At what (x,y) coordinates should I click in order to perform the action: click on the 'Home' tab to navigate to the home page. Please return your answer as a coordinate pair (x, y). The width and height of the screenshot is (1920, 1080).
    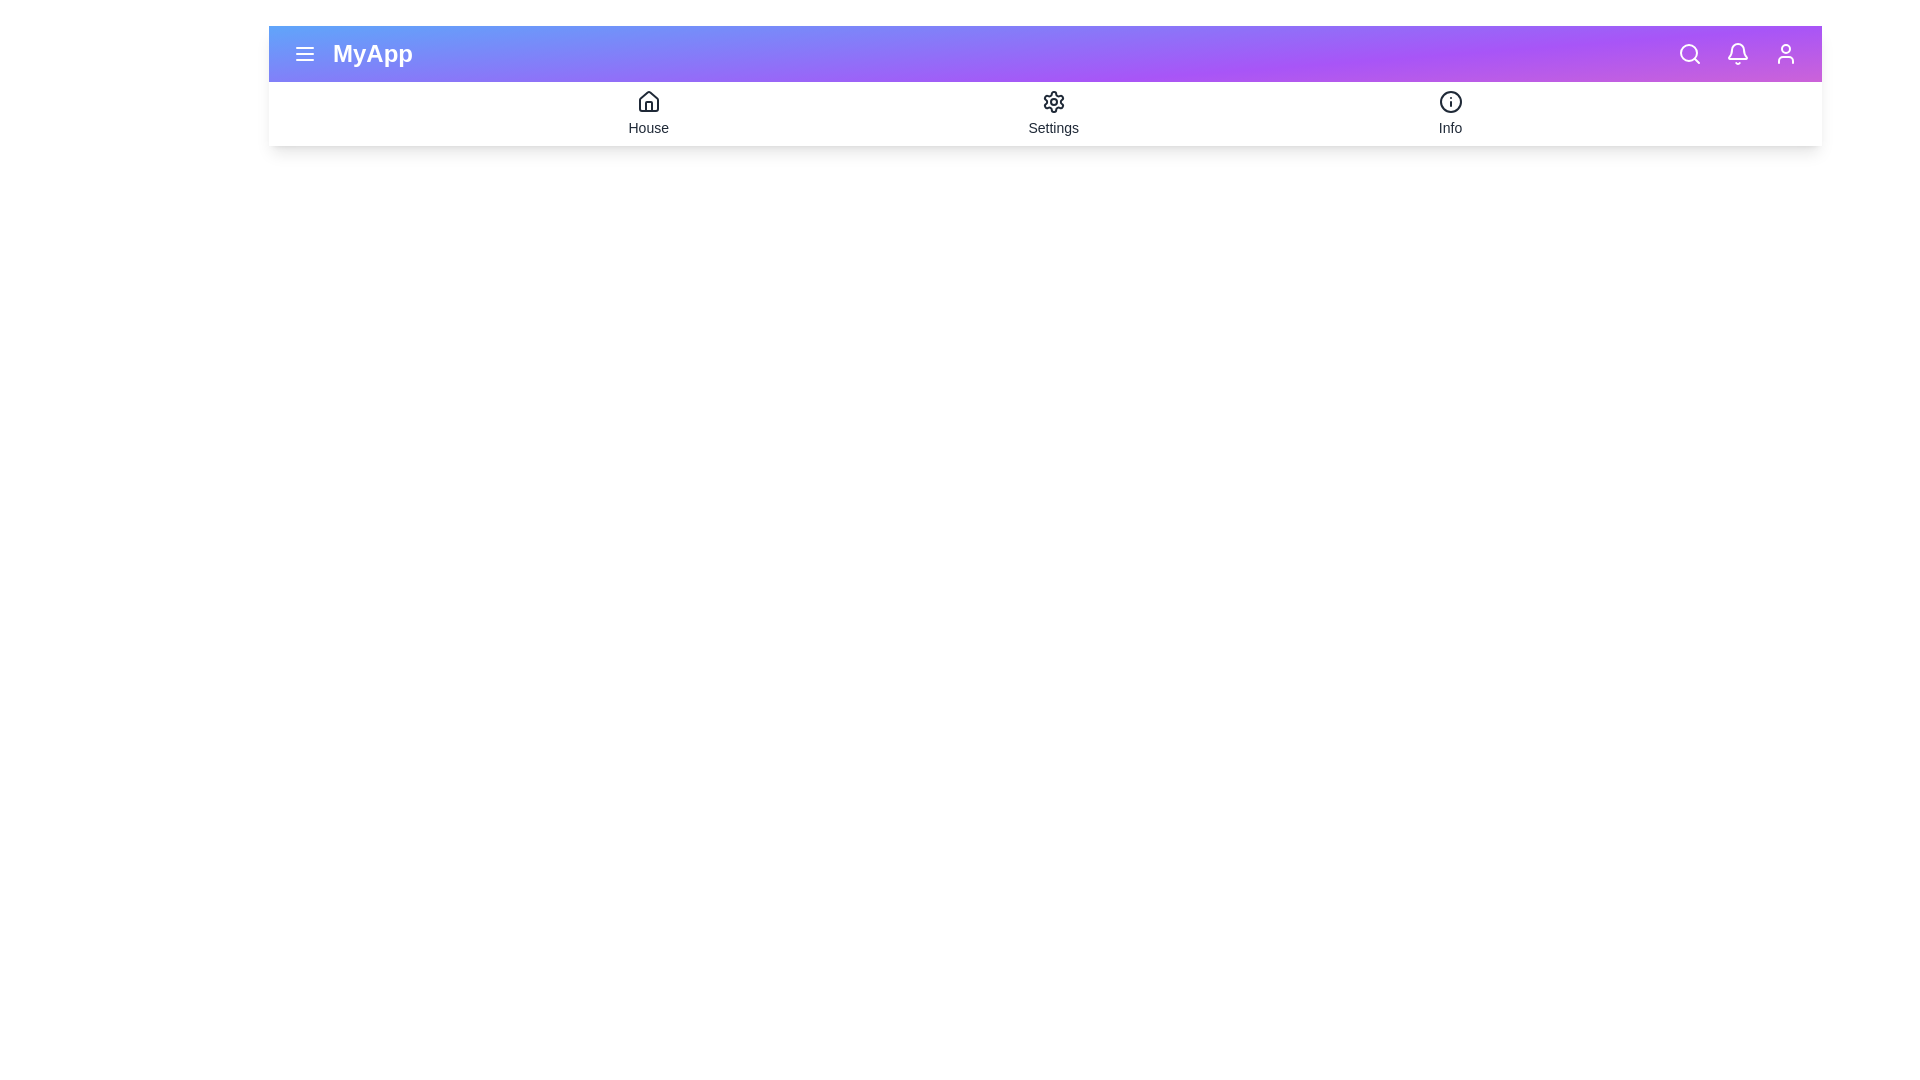
    Looking at the image, I should click on (648, 114).